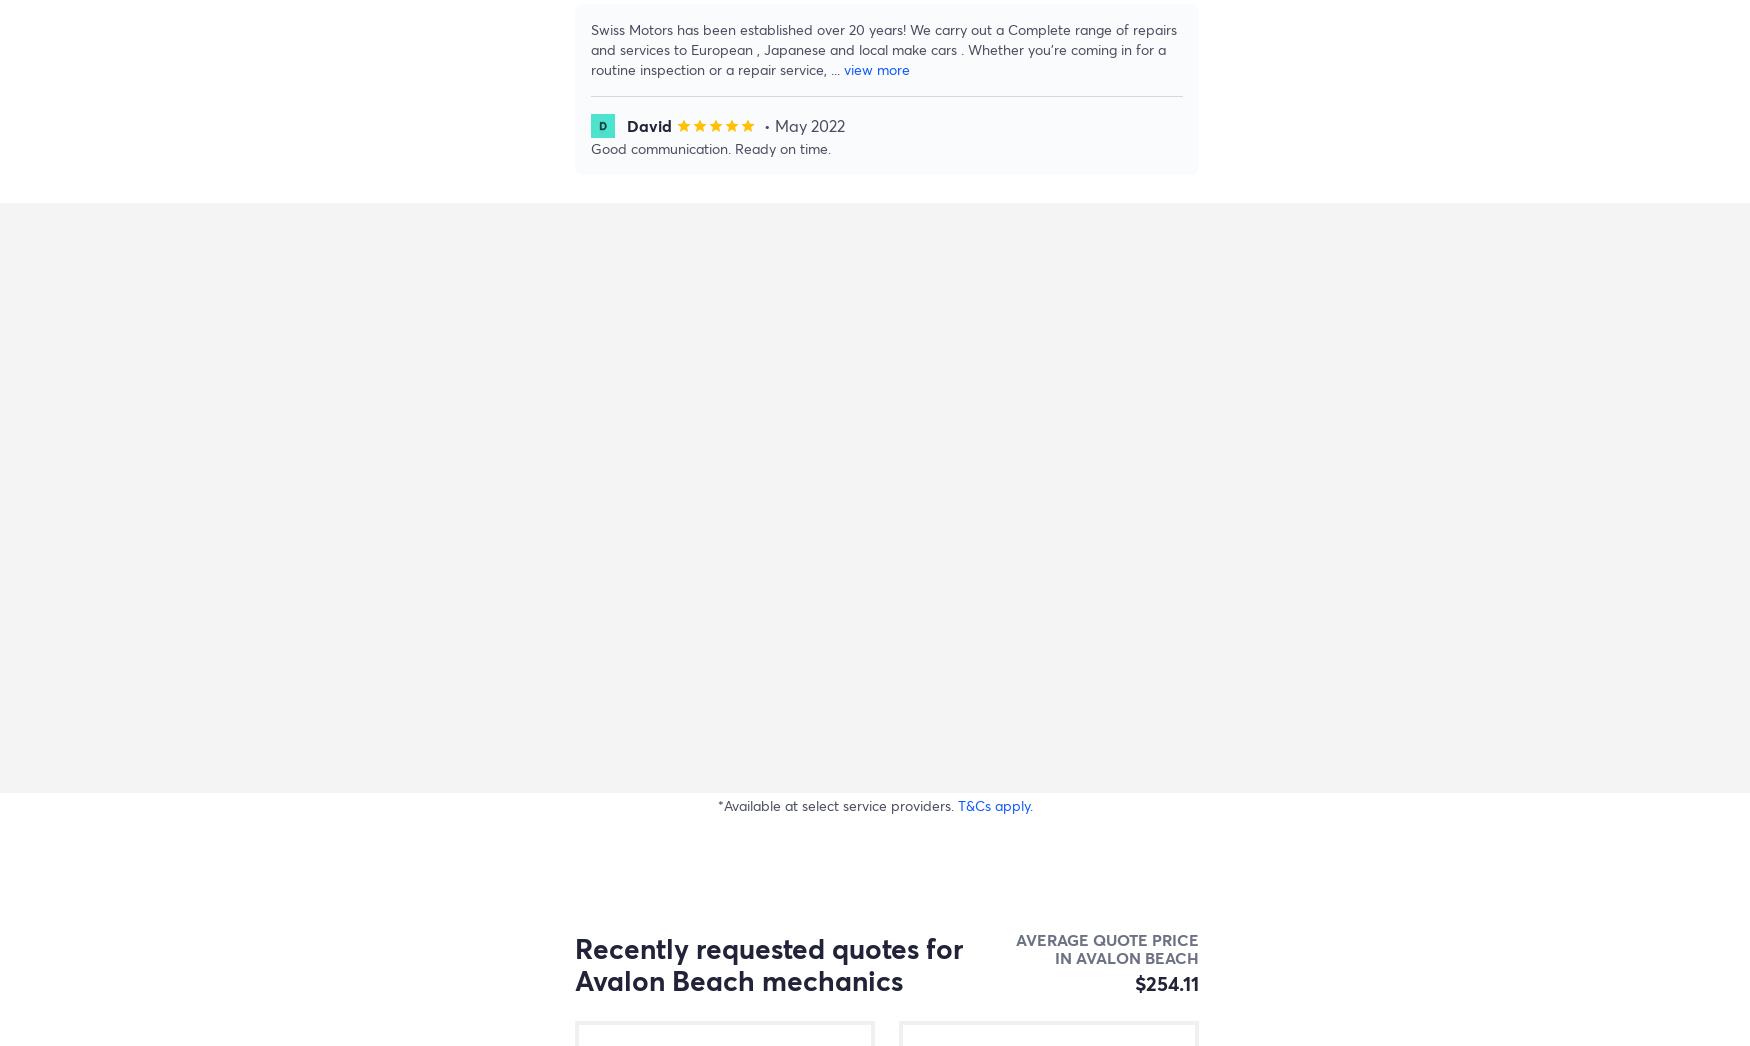 Image resolution: width=1750 pixels, height=1046 pixels. I want to click on 'T&Cs apply.', so click(957, 805).